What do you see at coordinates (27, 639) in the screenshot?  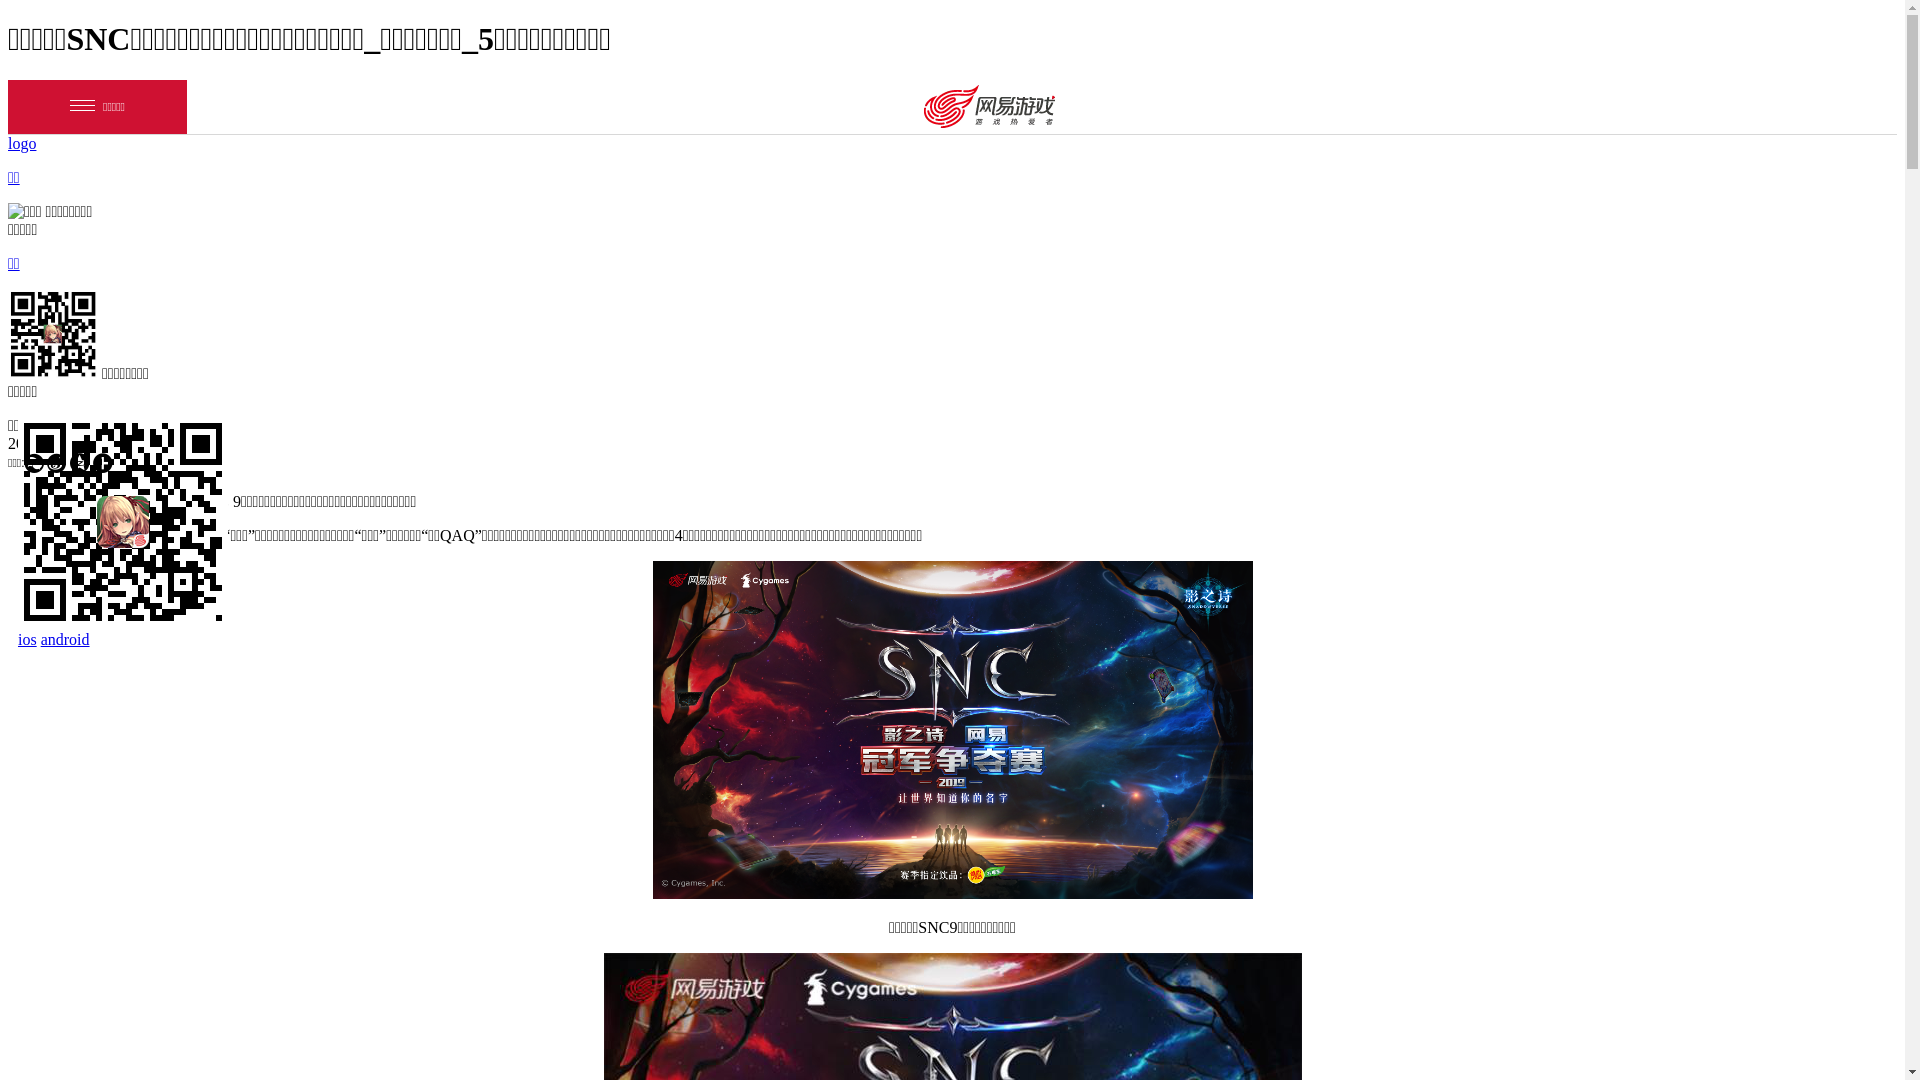 I see `'ios'` at bounding box center [27, 639].